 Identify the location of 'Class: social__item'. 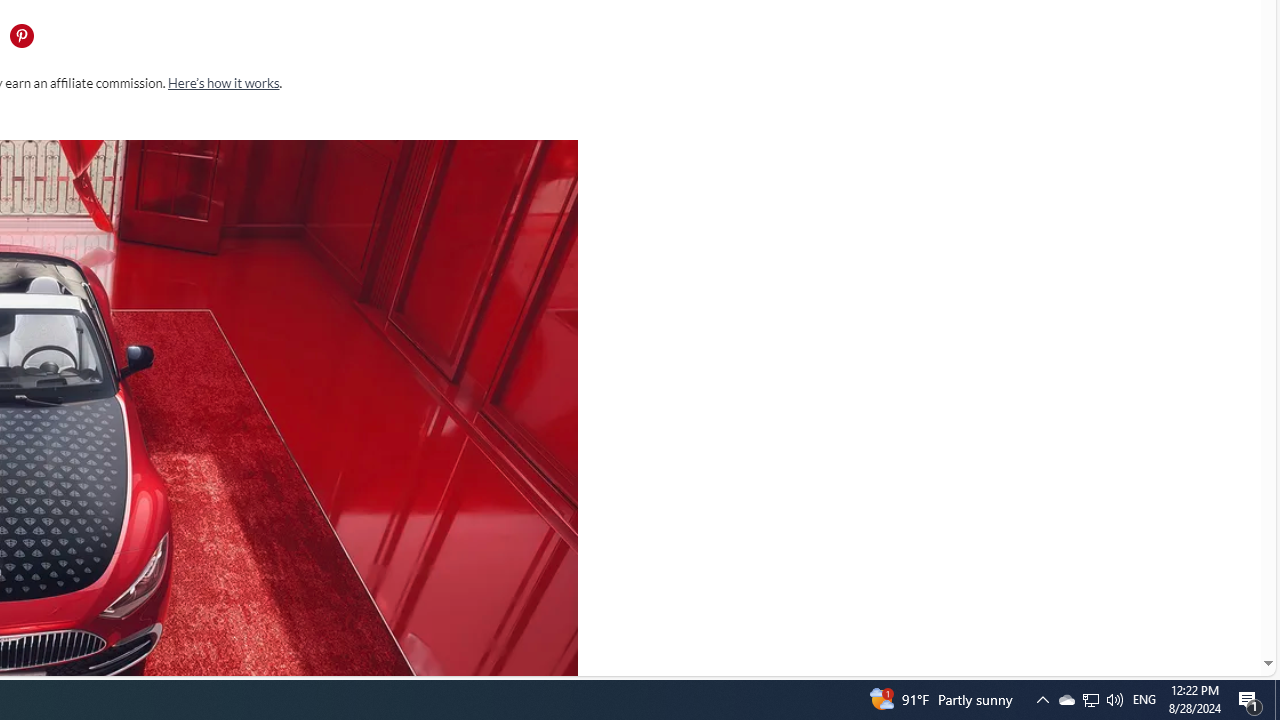
(26, 39).